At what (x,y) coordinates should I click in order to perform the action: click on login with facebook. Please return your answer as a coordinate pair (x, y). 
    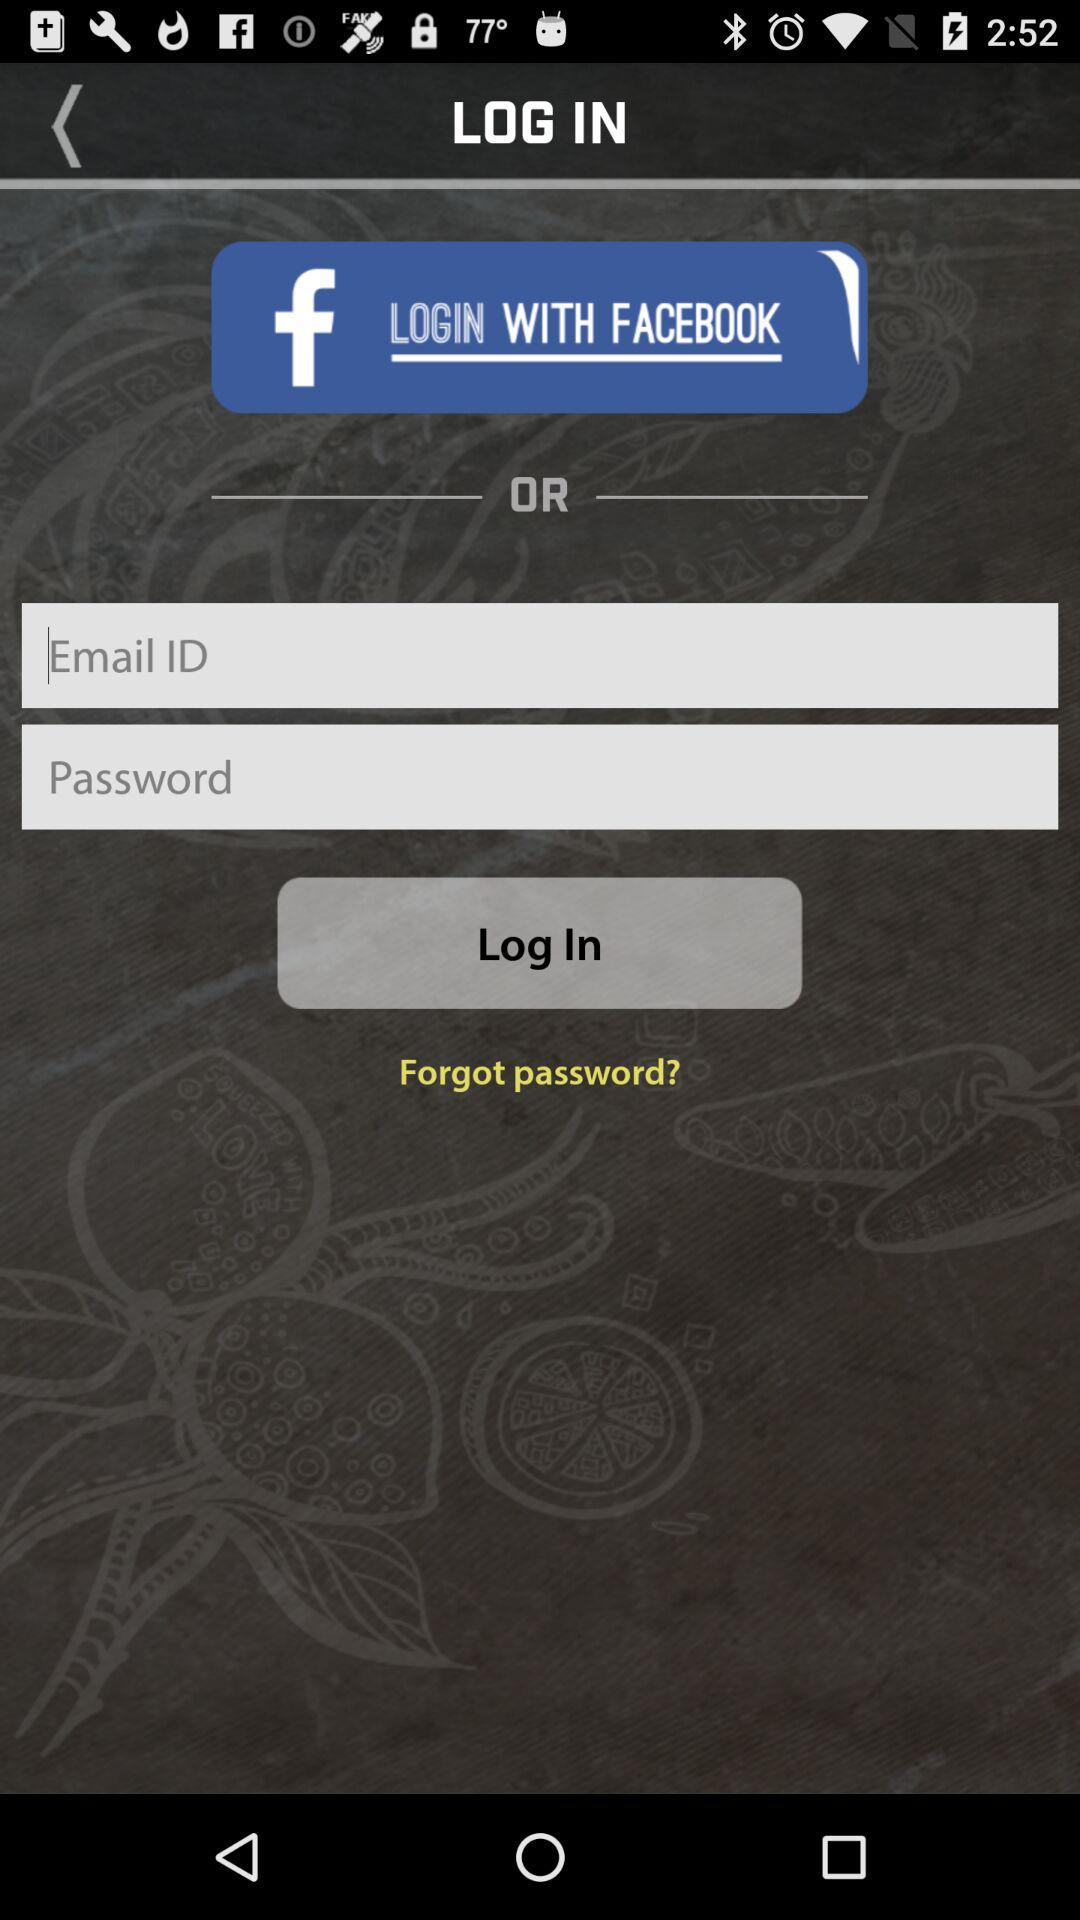
    Looking at the image, I should click on (538, 327).